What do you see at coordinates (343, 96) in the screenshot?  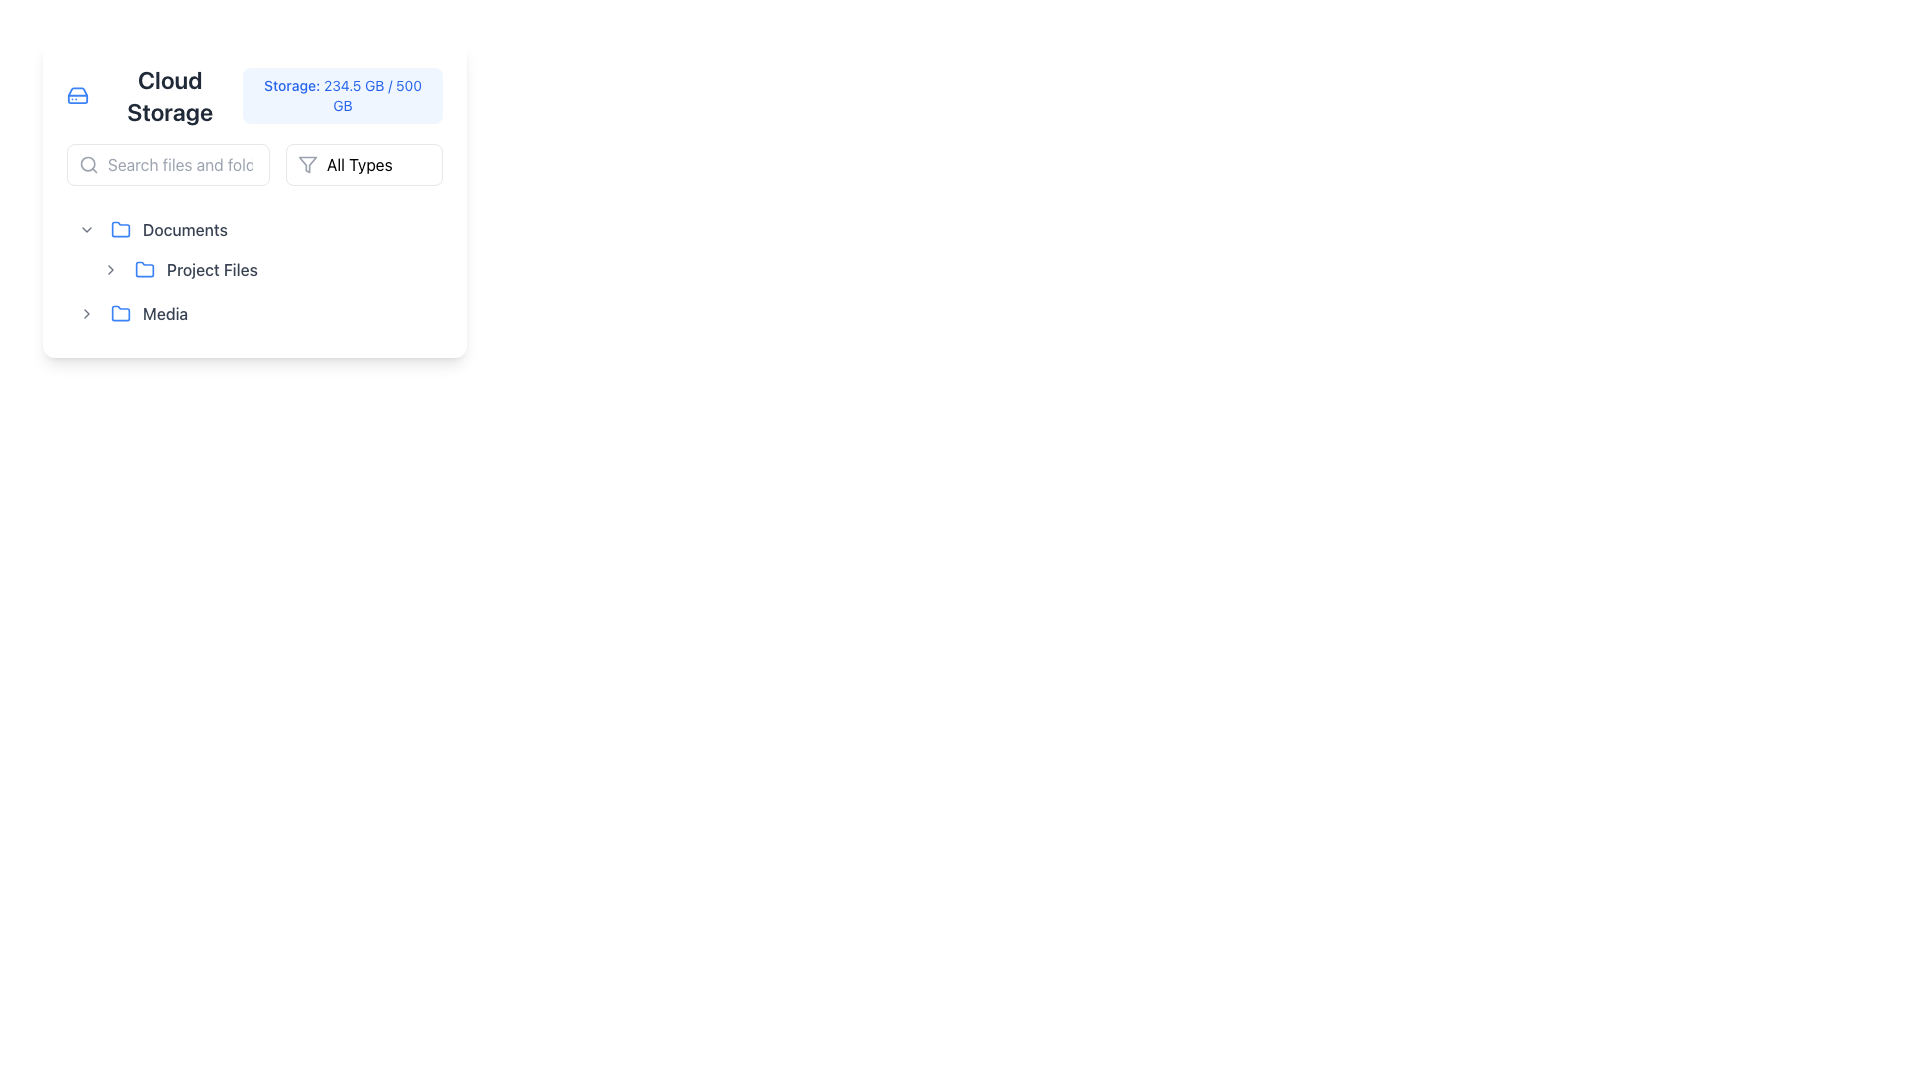 I see `storage information displayed in blue text on a light blue rounded background labeled 'Storage:' followed by '234.5 GB / 500 GB'` at bounding box center [343, 96].